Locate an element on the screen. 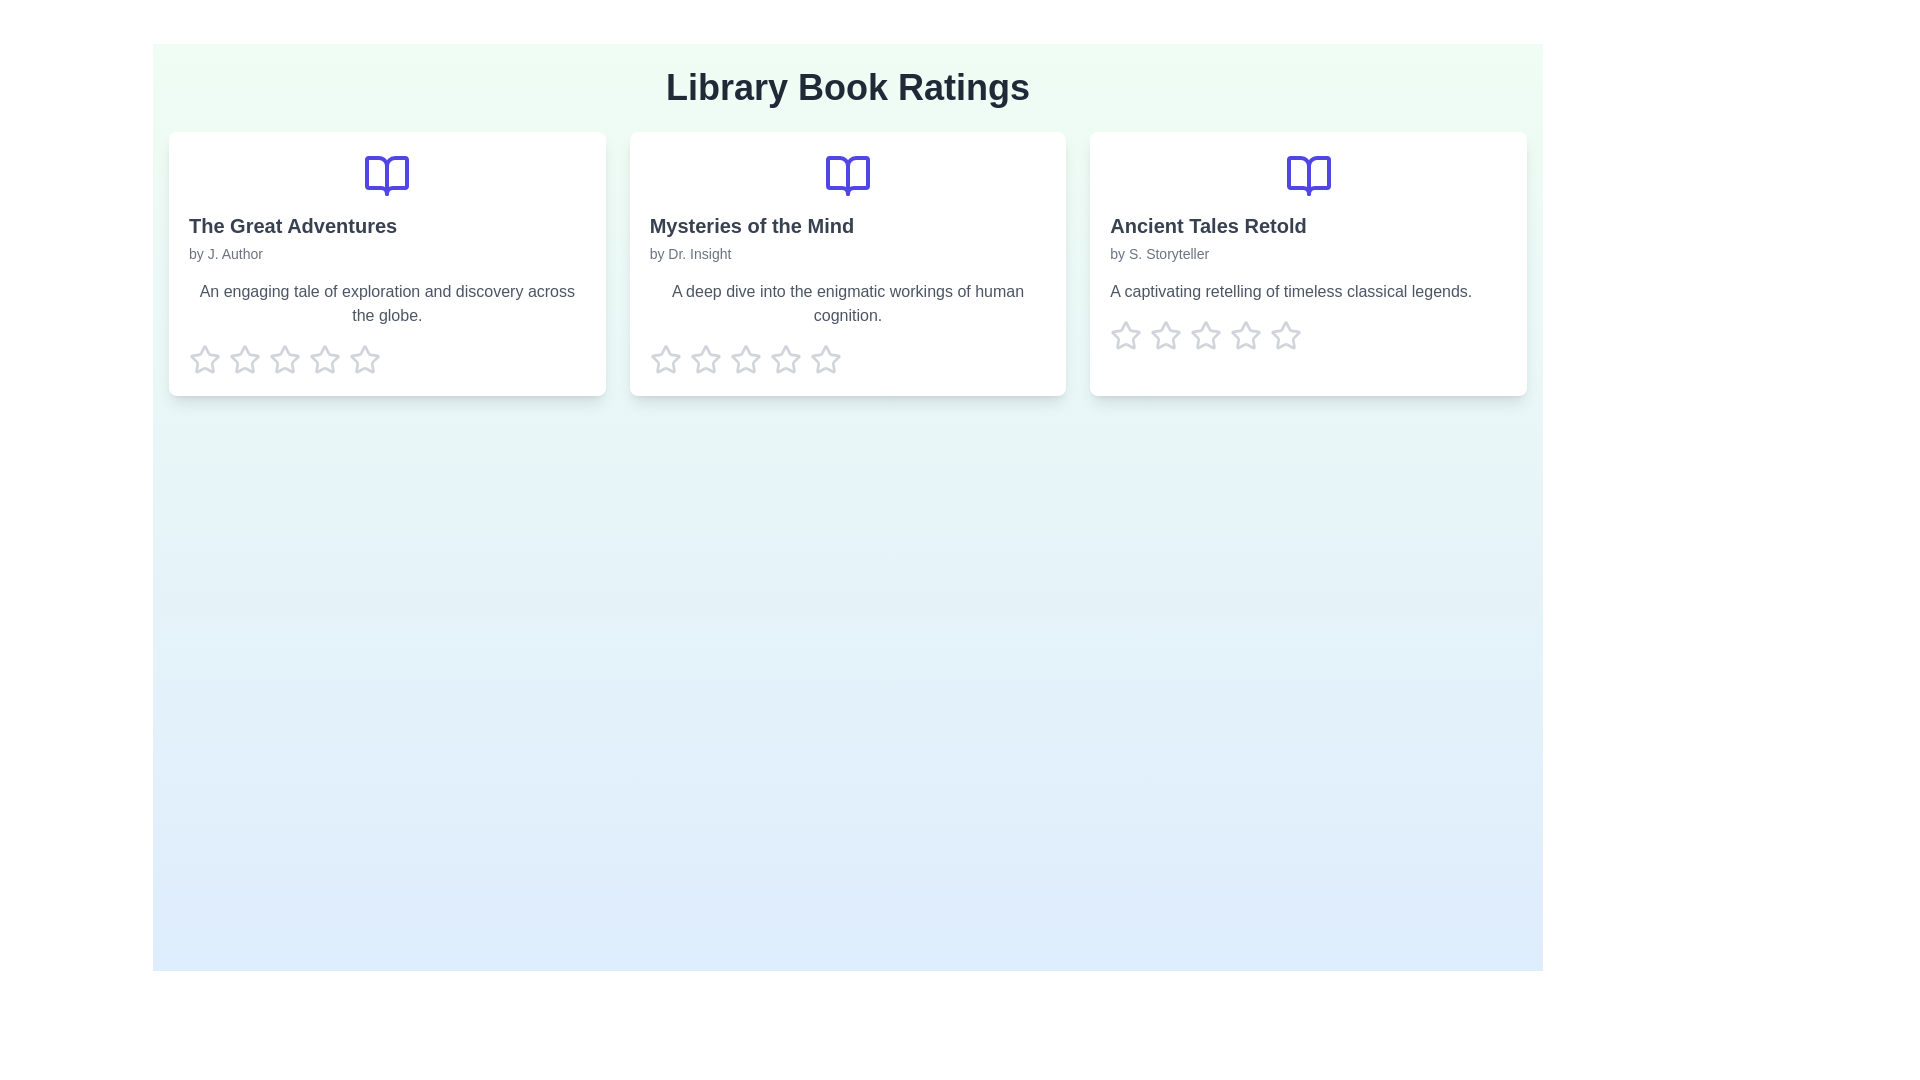  the rating for a book to 4 stars by clicking on the corresponding star is located at coordinates (325, 358).